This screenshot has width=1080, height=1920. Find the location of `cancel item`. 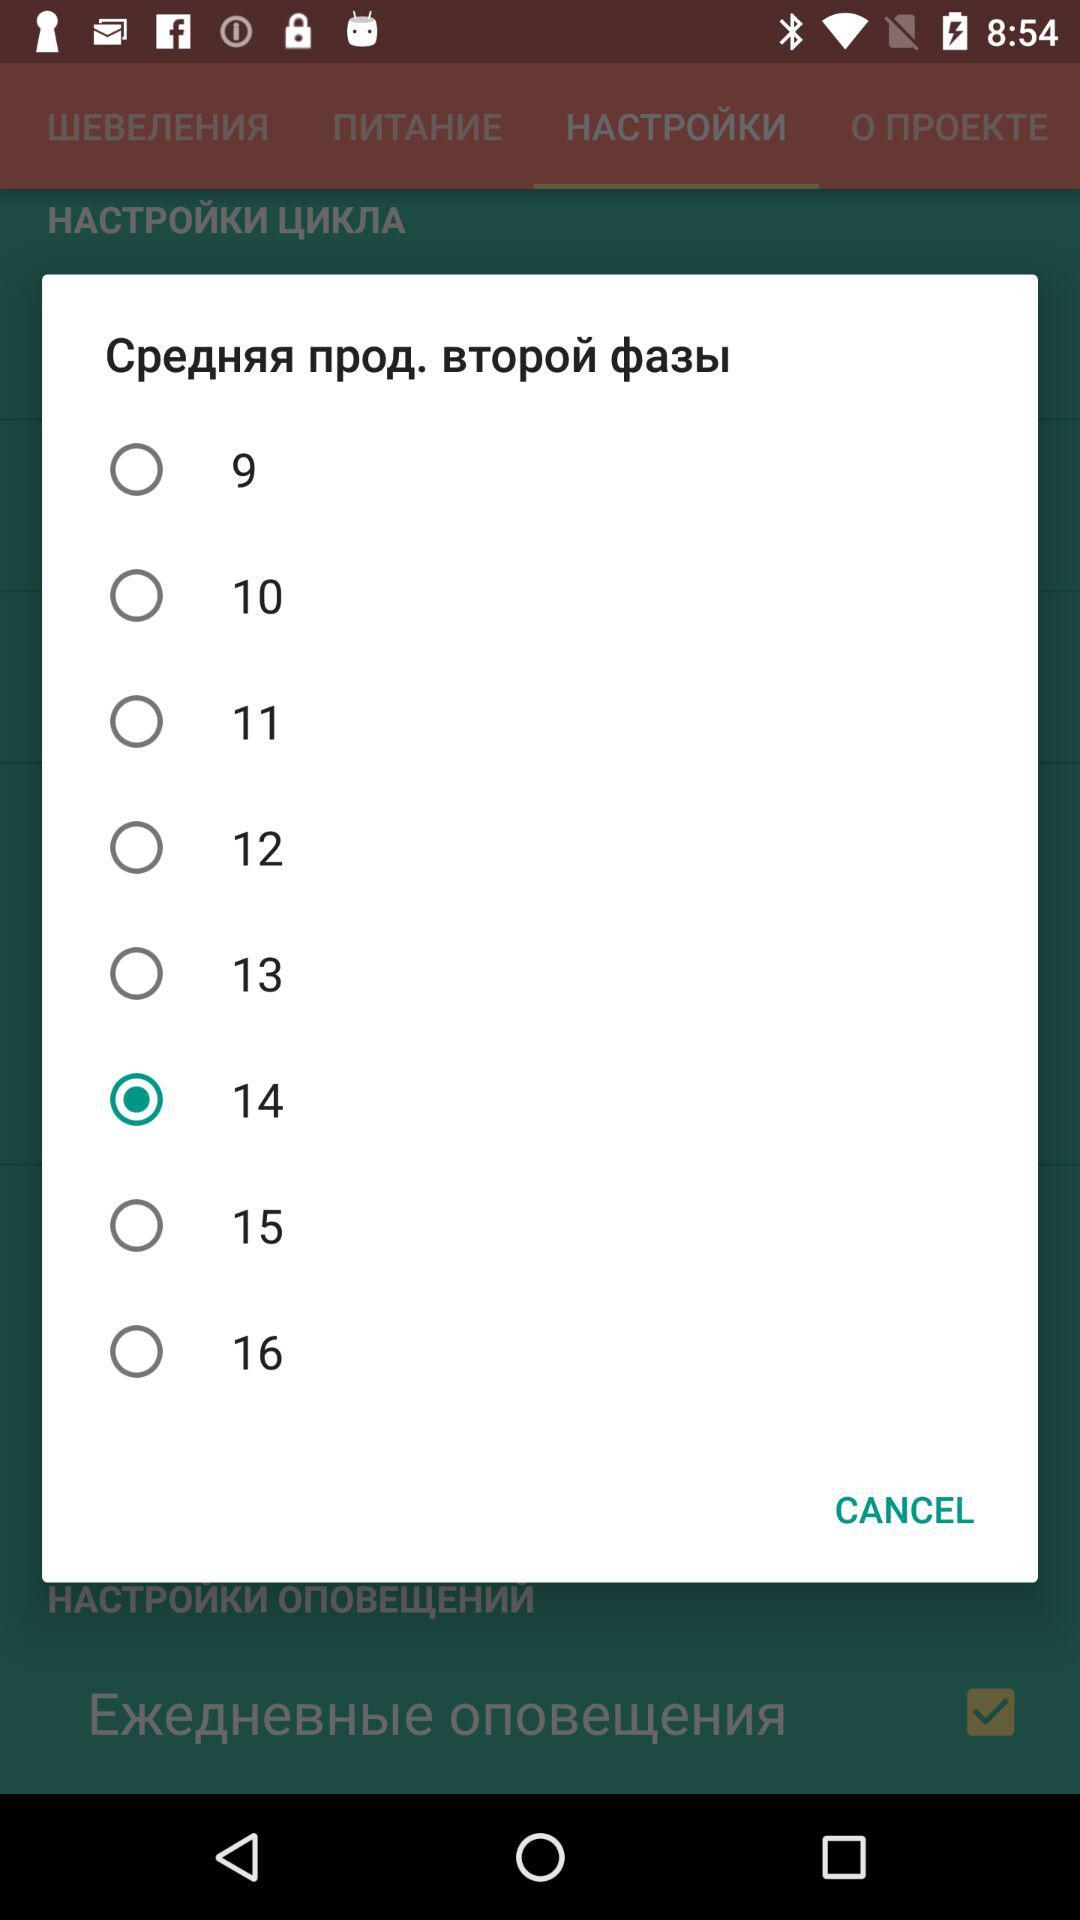

cancel item is located at coordinates (904, 1508).